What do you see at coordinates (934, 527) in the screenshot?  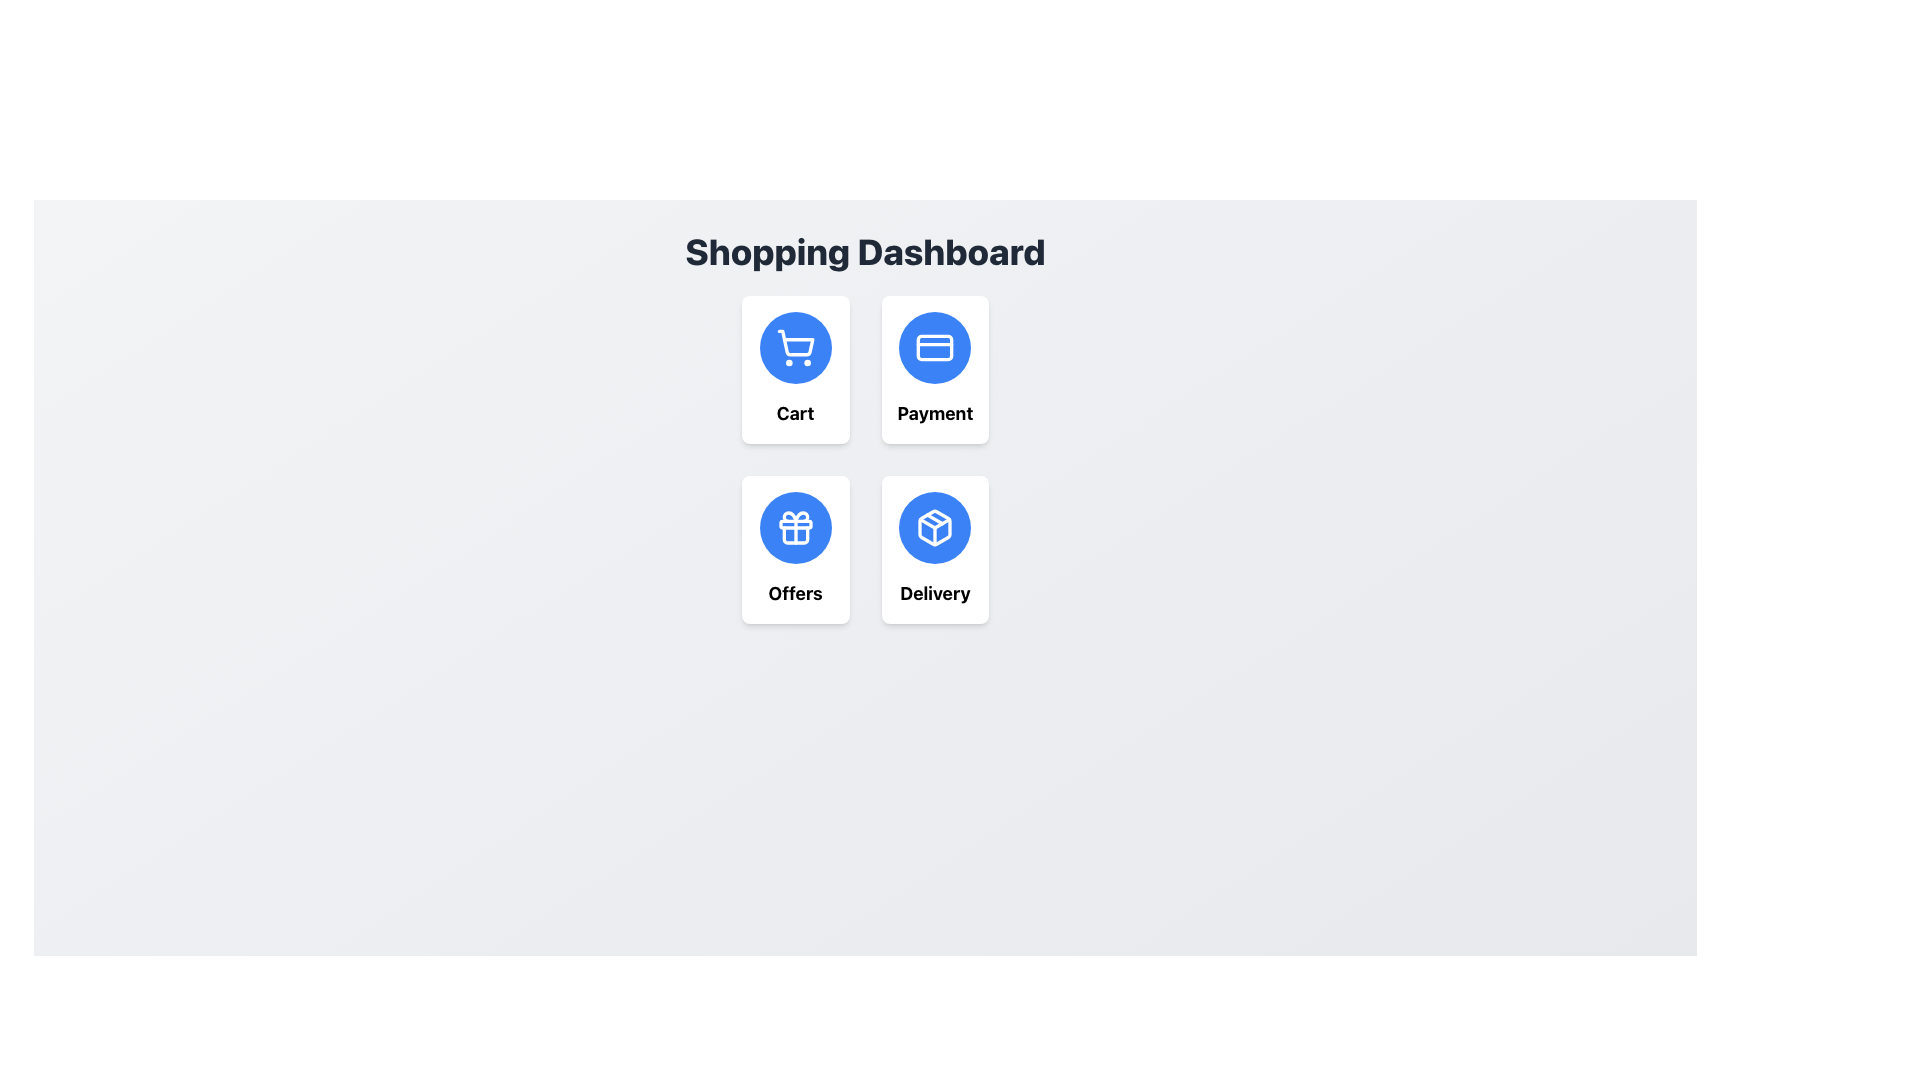 I see `the blue circular icon with a white outline of a box-like package, located in the lower right button of the 'Delivery' action button grid` at bounding box center [934, 527].